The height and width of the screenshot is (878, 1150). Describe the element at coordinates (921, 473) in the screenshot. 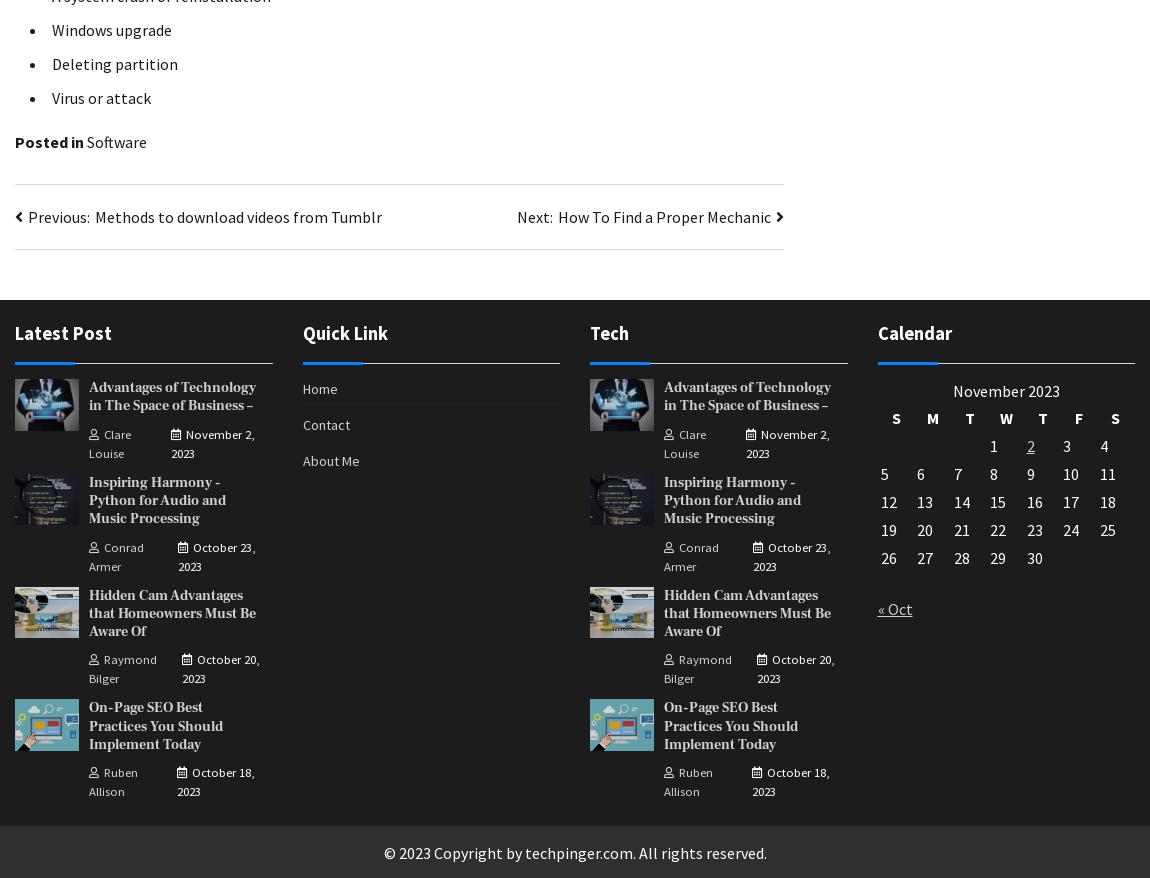

I see `'6'` at that location.